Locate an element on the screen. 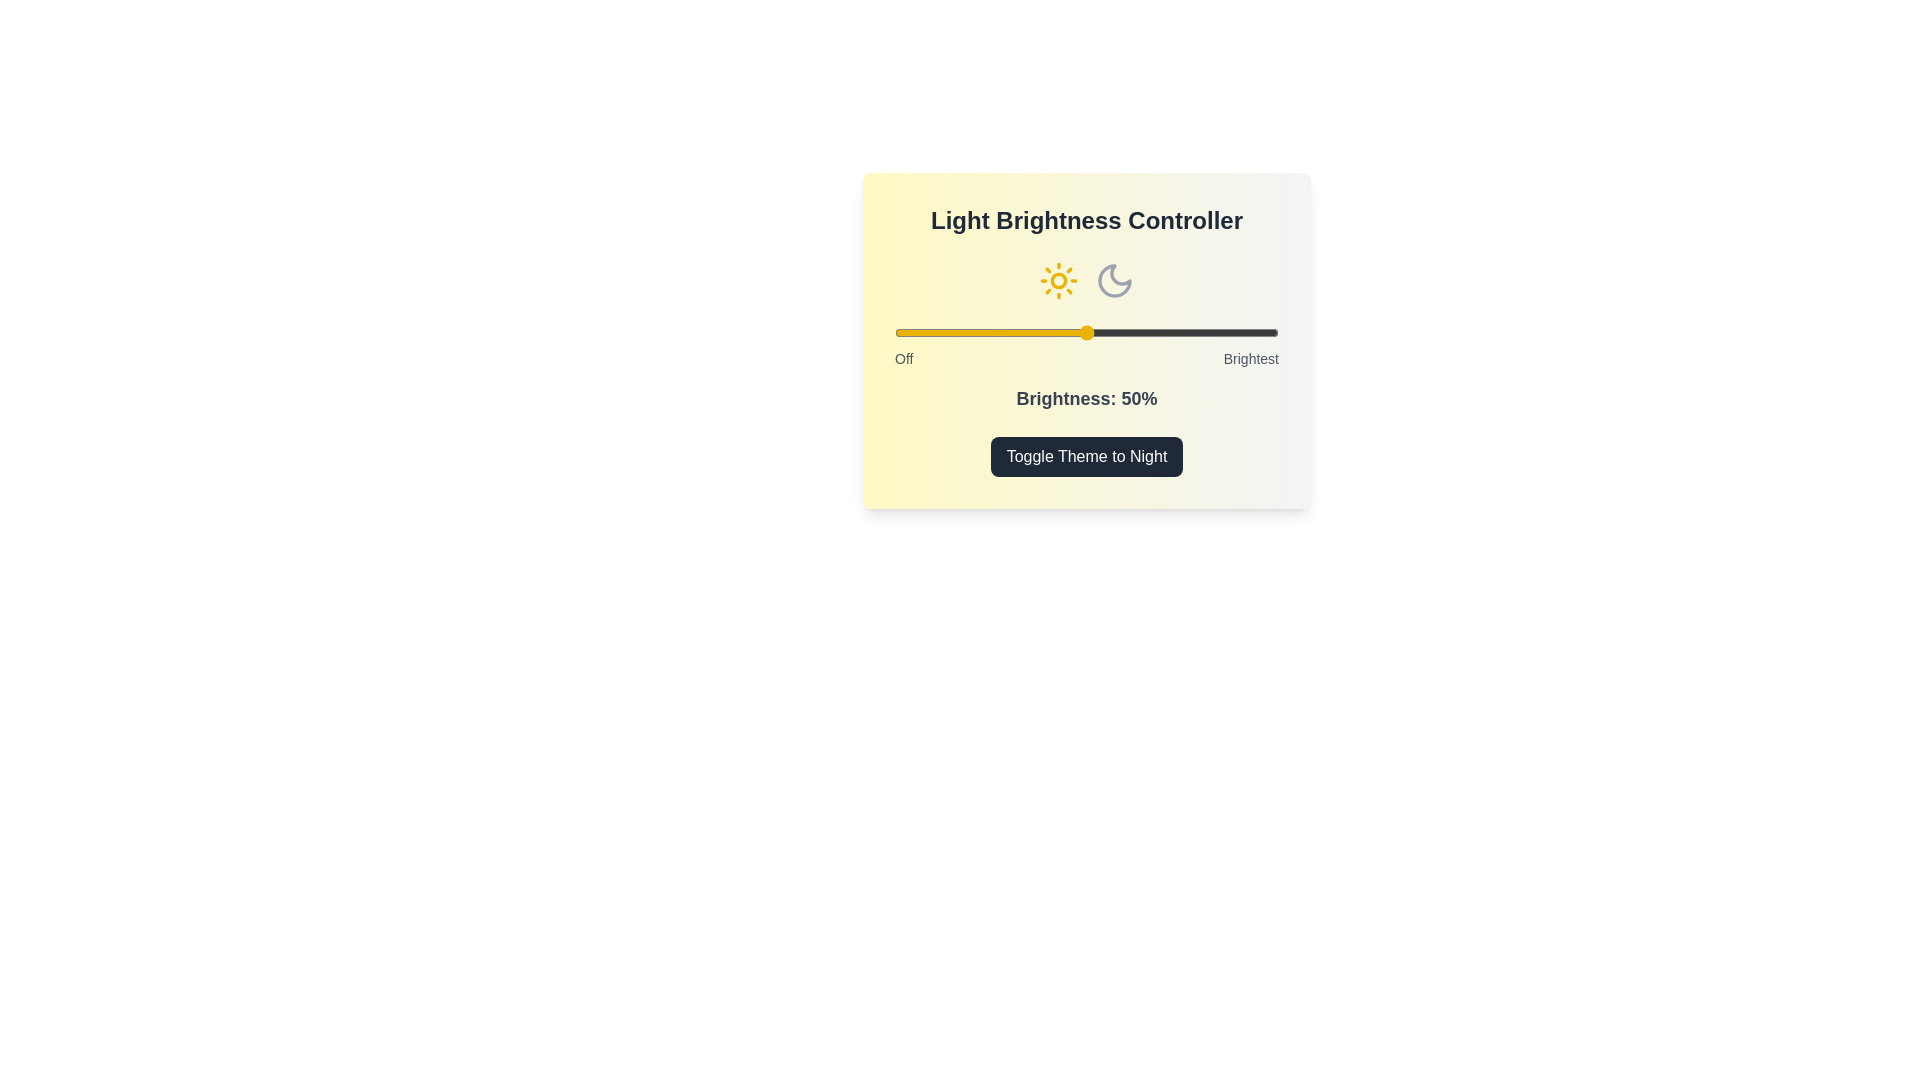 This screenshot has height=1080, width=1920. the slider to set the brightness to 88% is located at coordinates (1231, 331).